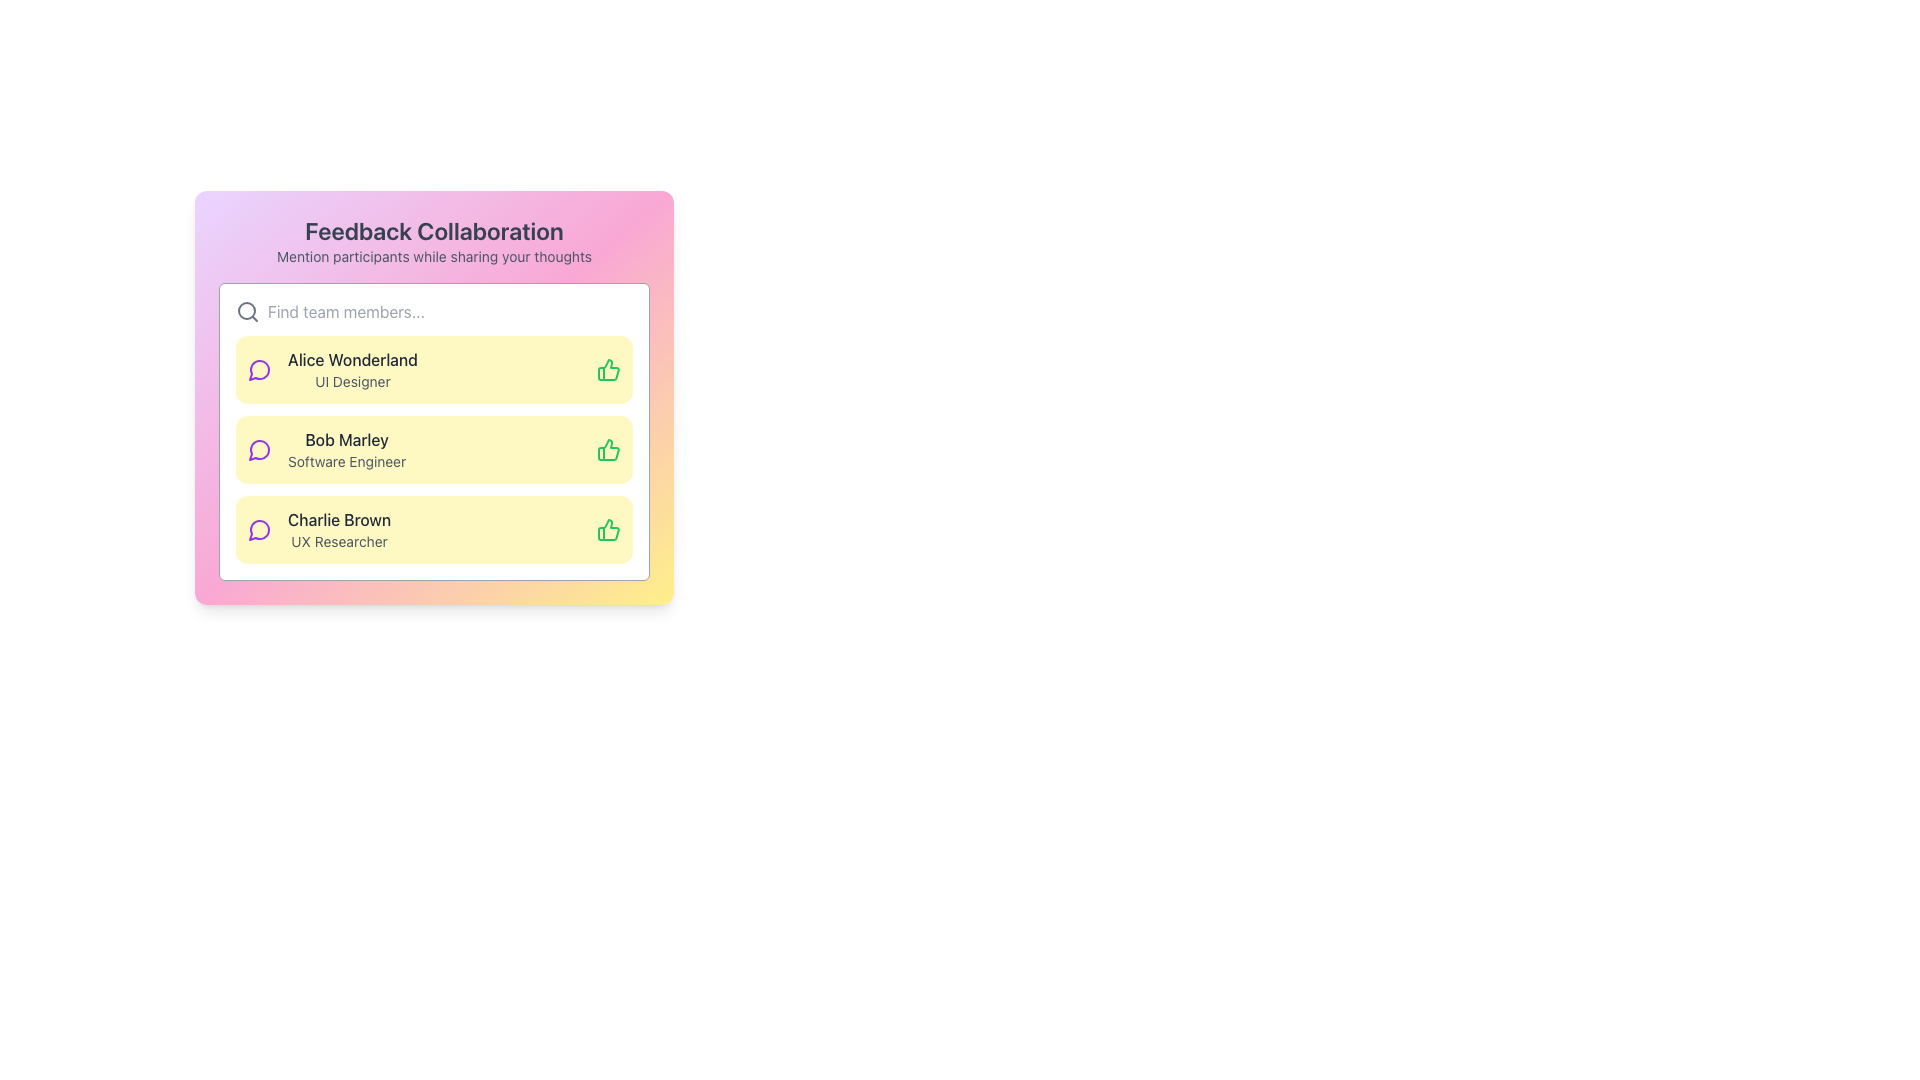  I want to click on the graphical icon in the lower-right corner of the third item in the 'Feedback Collaboration' list, next to 'Charlie Brown, UX Researcher', so click(607, 450).